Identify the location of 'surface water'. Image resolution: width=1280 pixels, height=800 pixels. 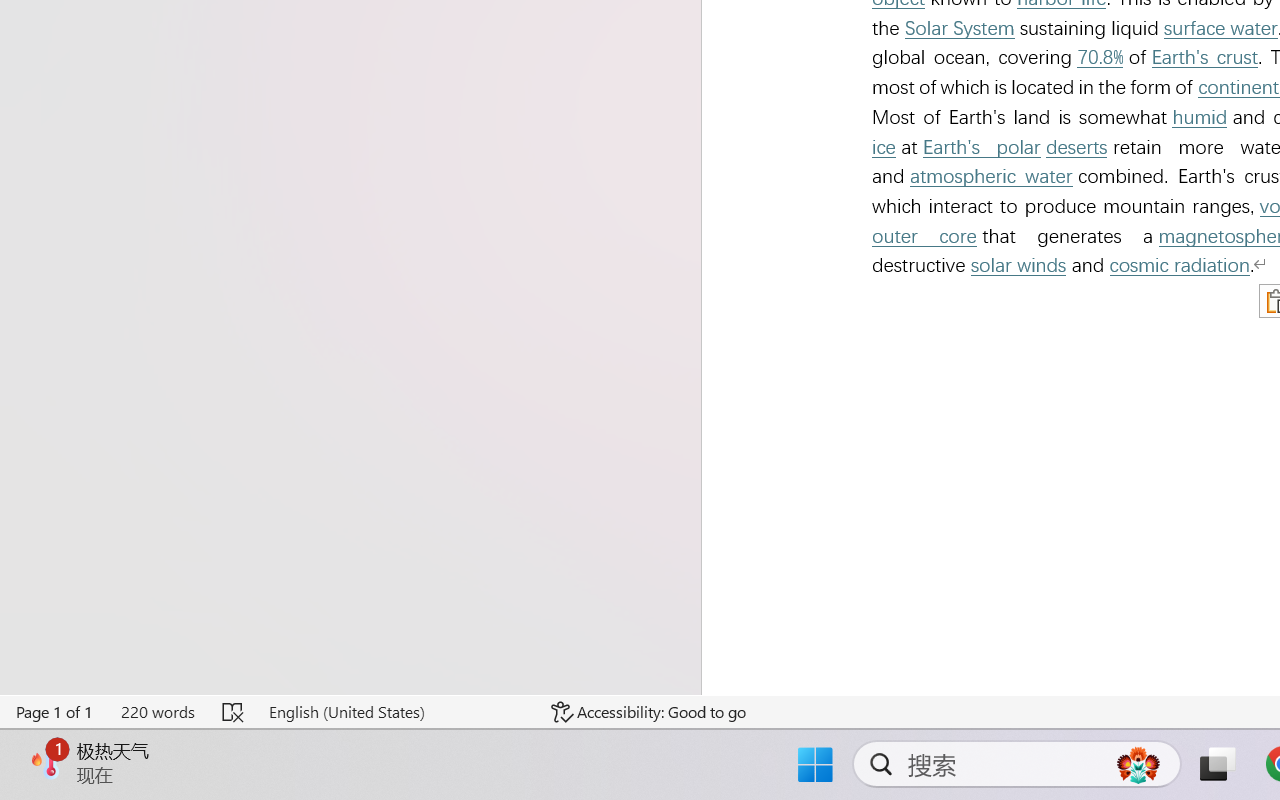
(1219, 28).